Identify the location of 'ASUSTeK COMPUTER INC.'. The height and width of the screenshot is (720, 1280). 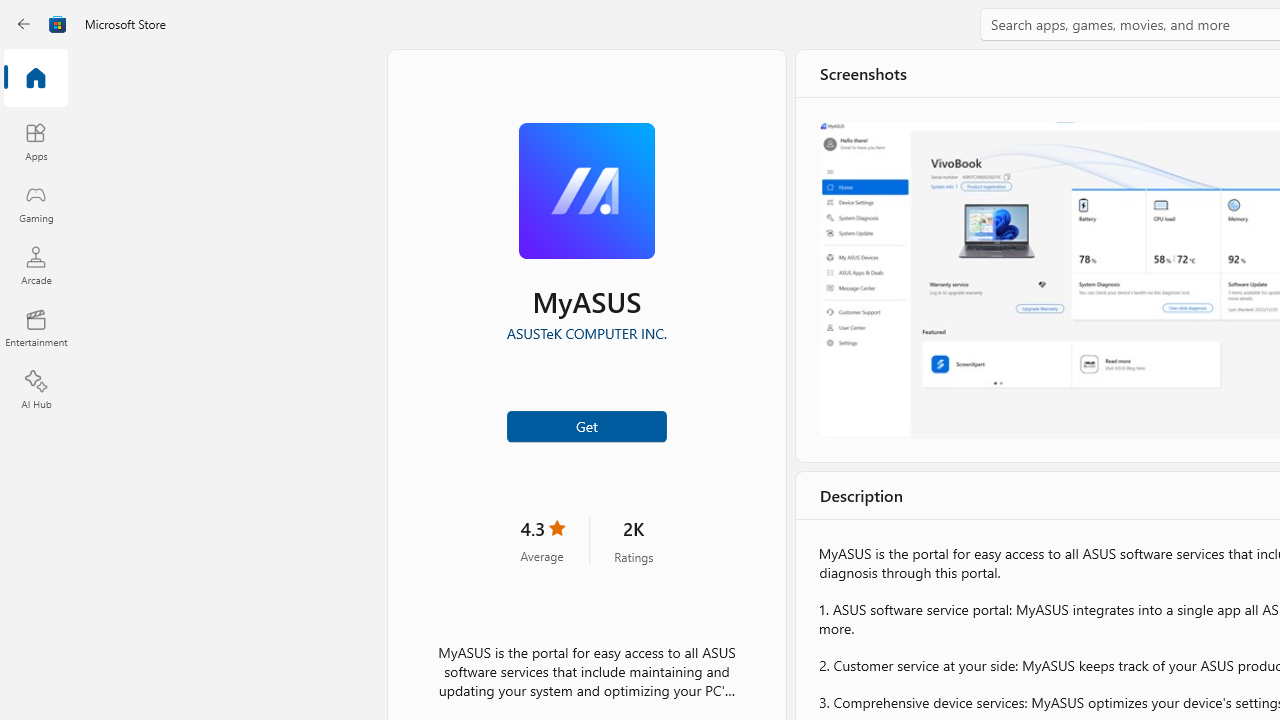
(584, 332).